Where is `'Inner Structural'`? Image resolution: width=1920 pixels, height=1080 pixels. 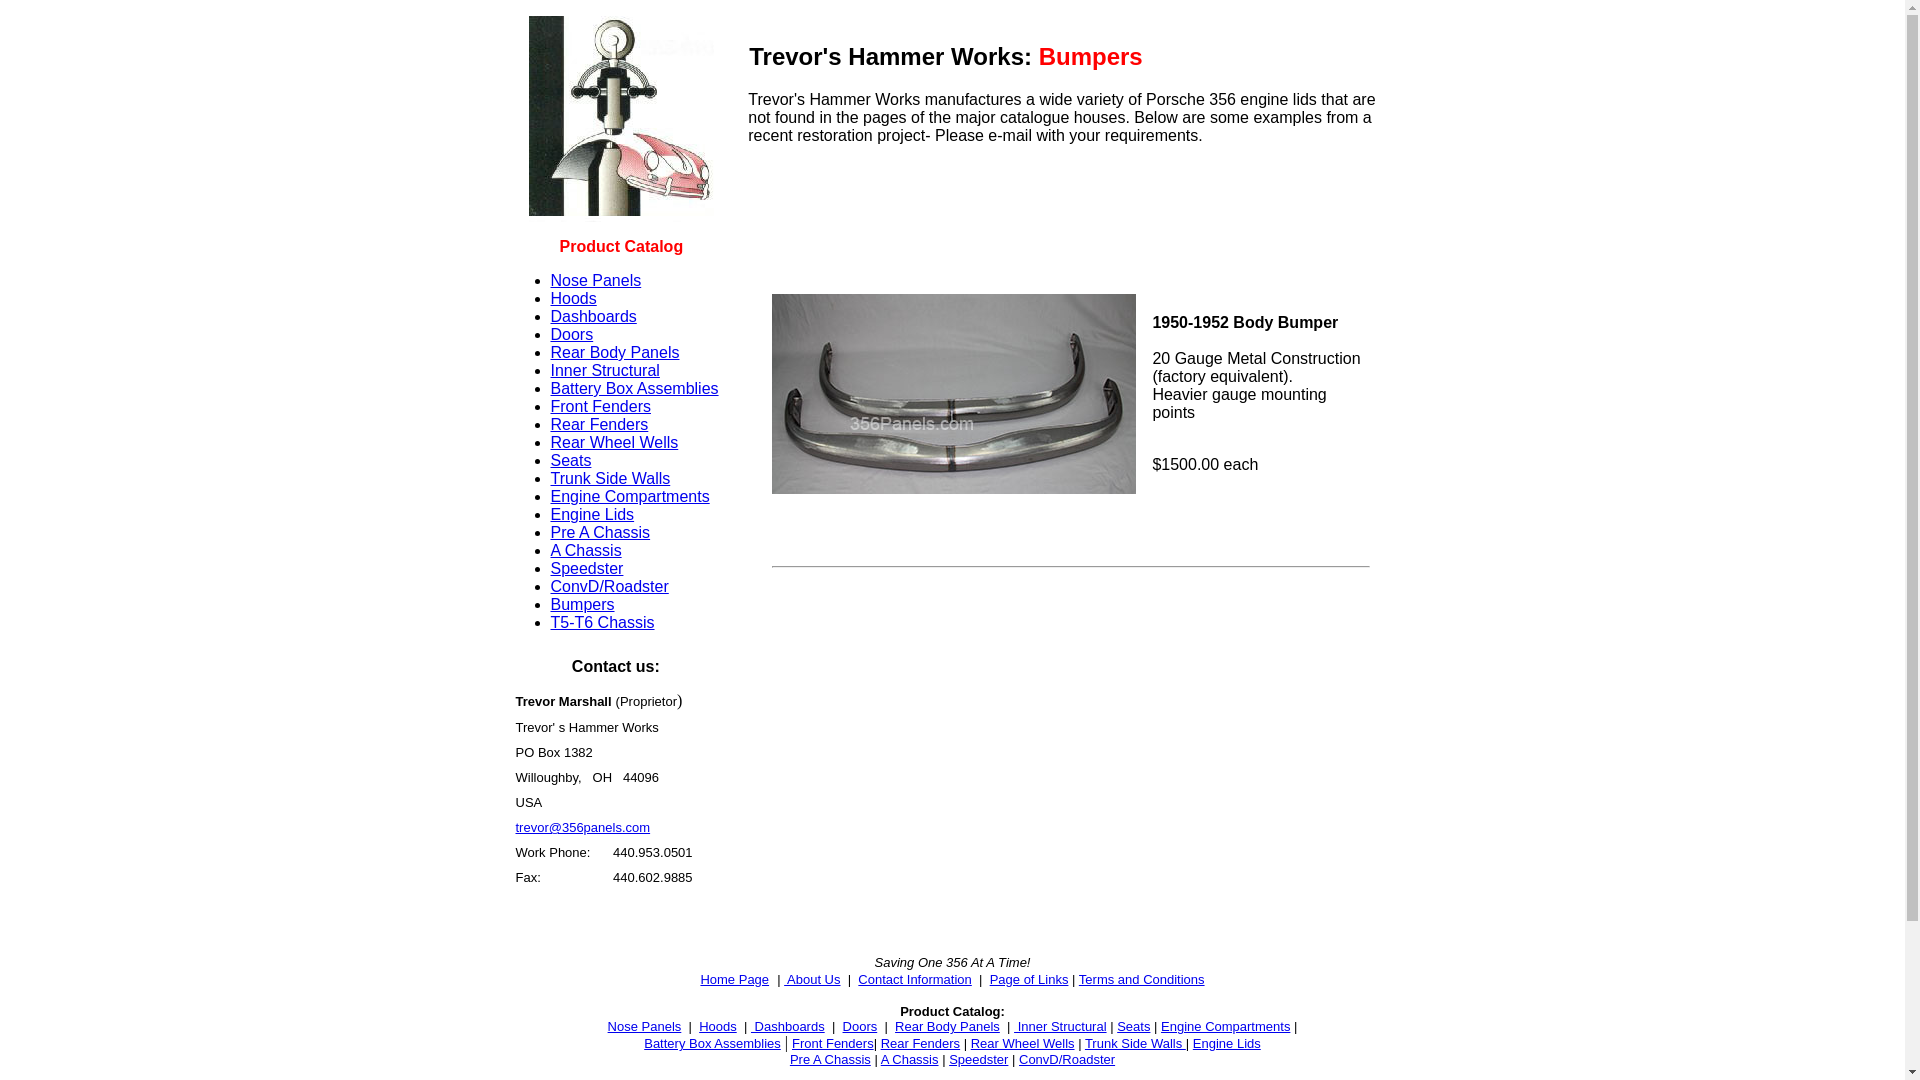 'Inner Structural' is located at coordinates (603, 370).